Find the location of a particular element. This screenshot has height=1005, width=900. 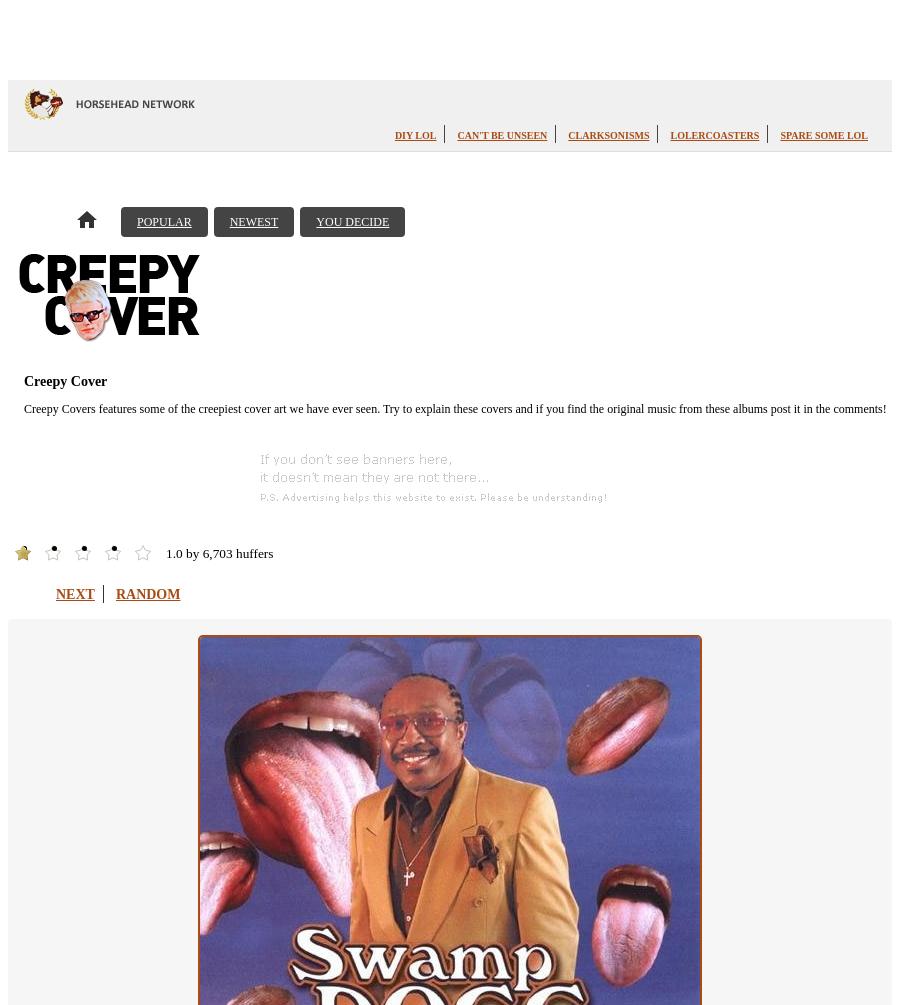

'Newest' is located at coordinates (227, 221).